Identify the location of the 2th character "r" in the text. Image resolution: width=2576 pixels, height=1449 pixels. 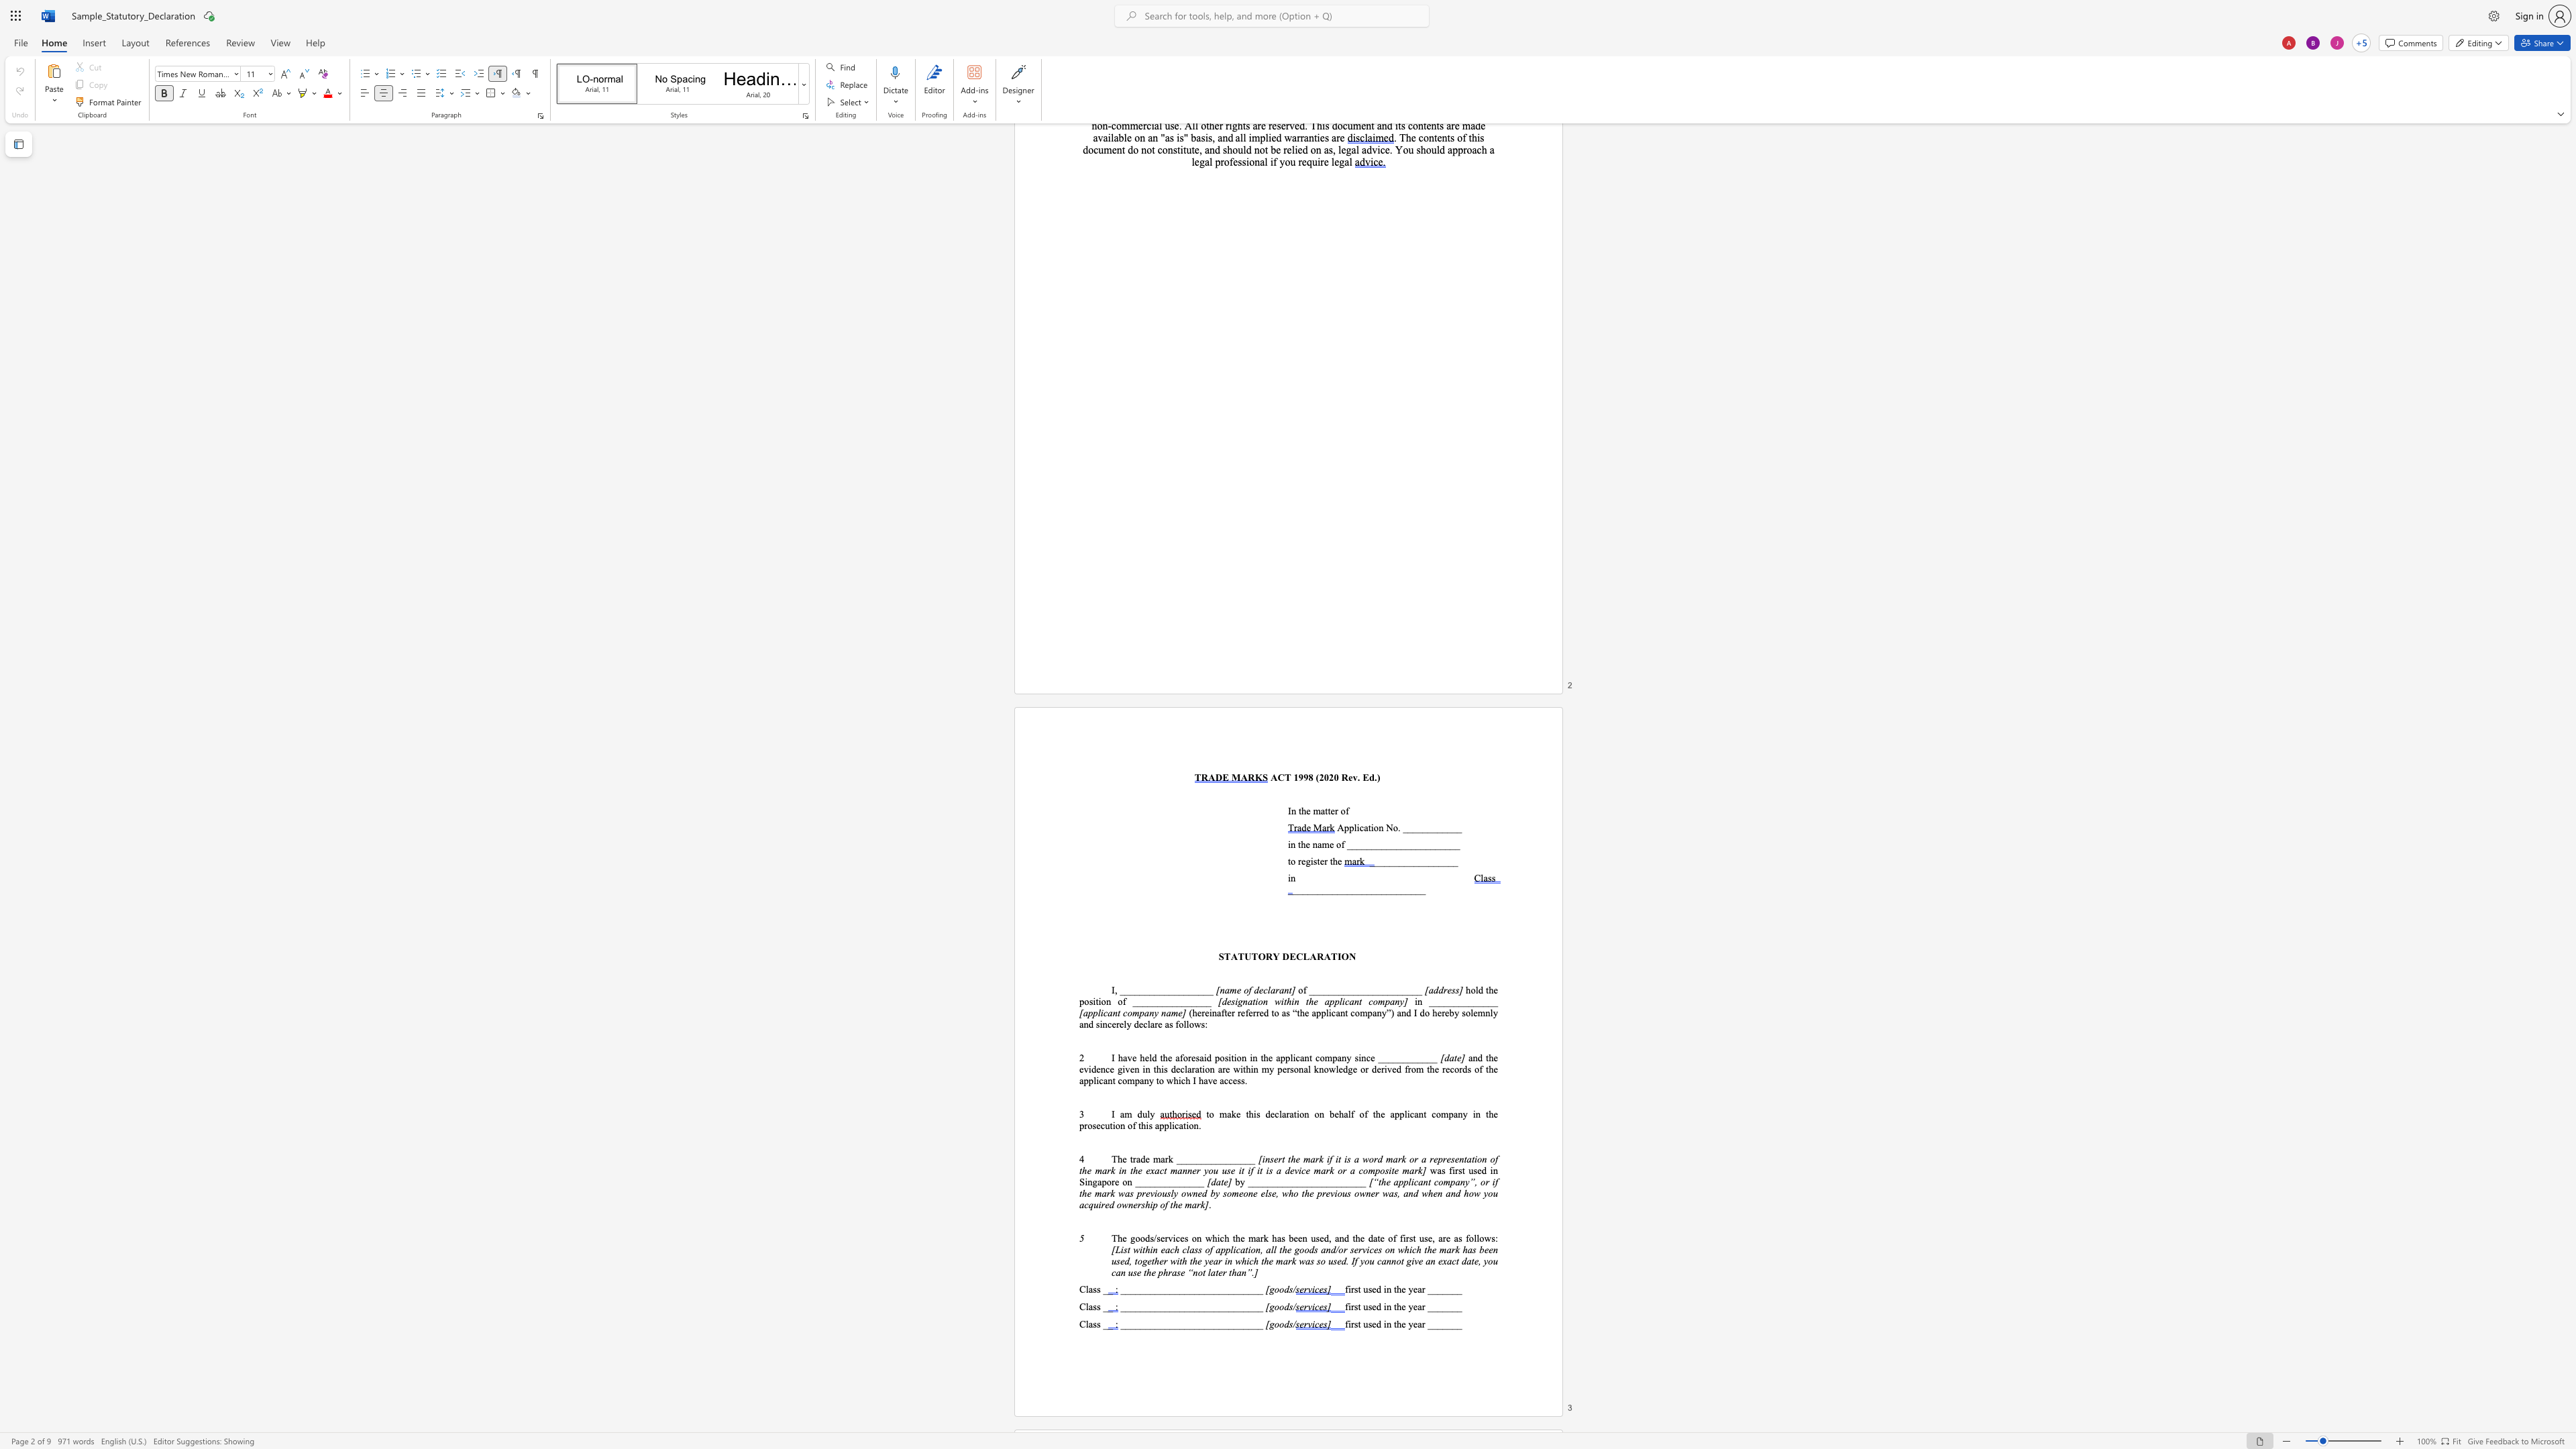
(1155, 1023).